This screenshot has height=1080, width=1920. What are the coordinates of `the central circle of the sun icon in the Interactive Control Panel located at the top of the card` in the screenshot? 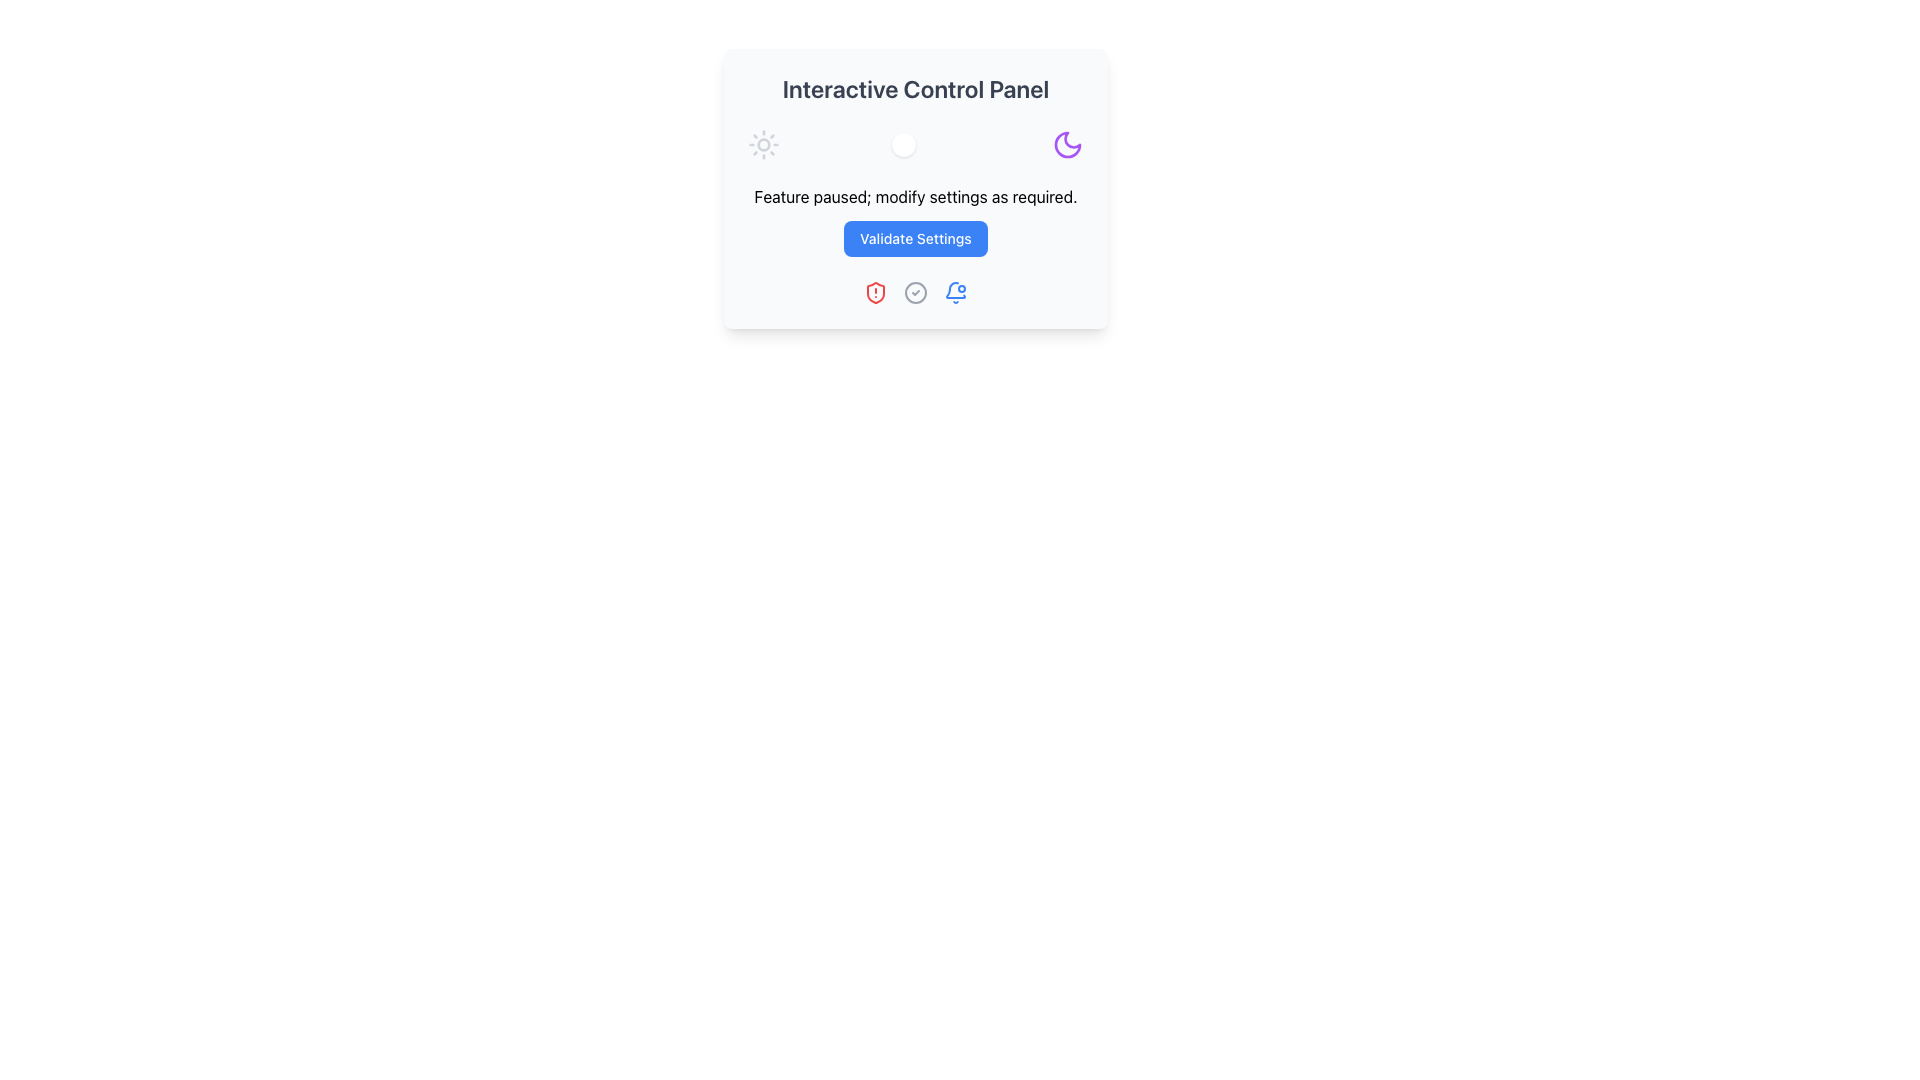 It's located at (762, 144).